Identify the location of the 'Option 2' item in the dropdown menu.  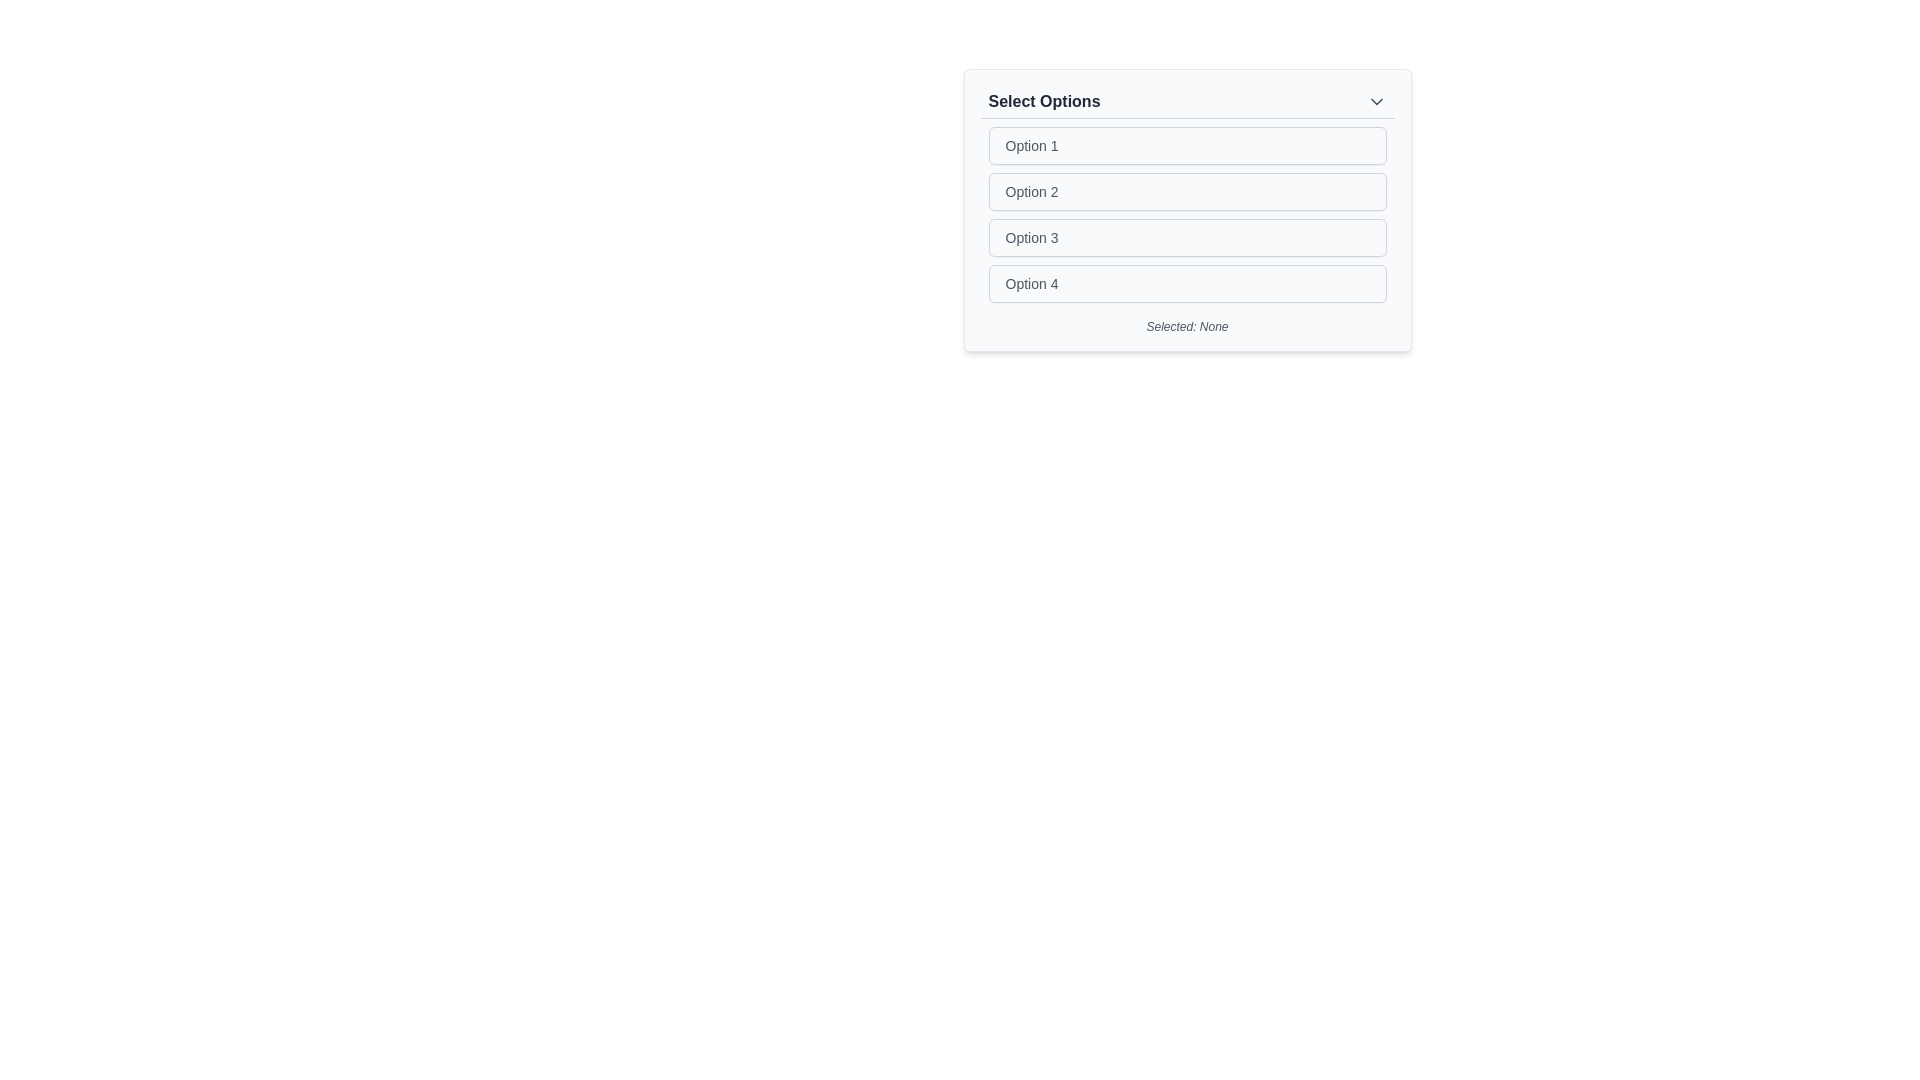
(1187, 210).